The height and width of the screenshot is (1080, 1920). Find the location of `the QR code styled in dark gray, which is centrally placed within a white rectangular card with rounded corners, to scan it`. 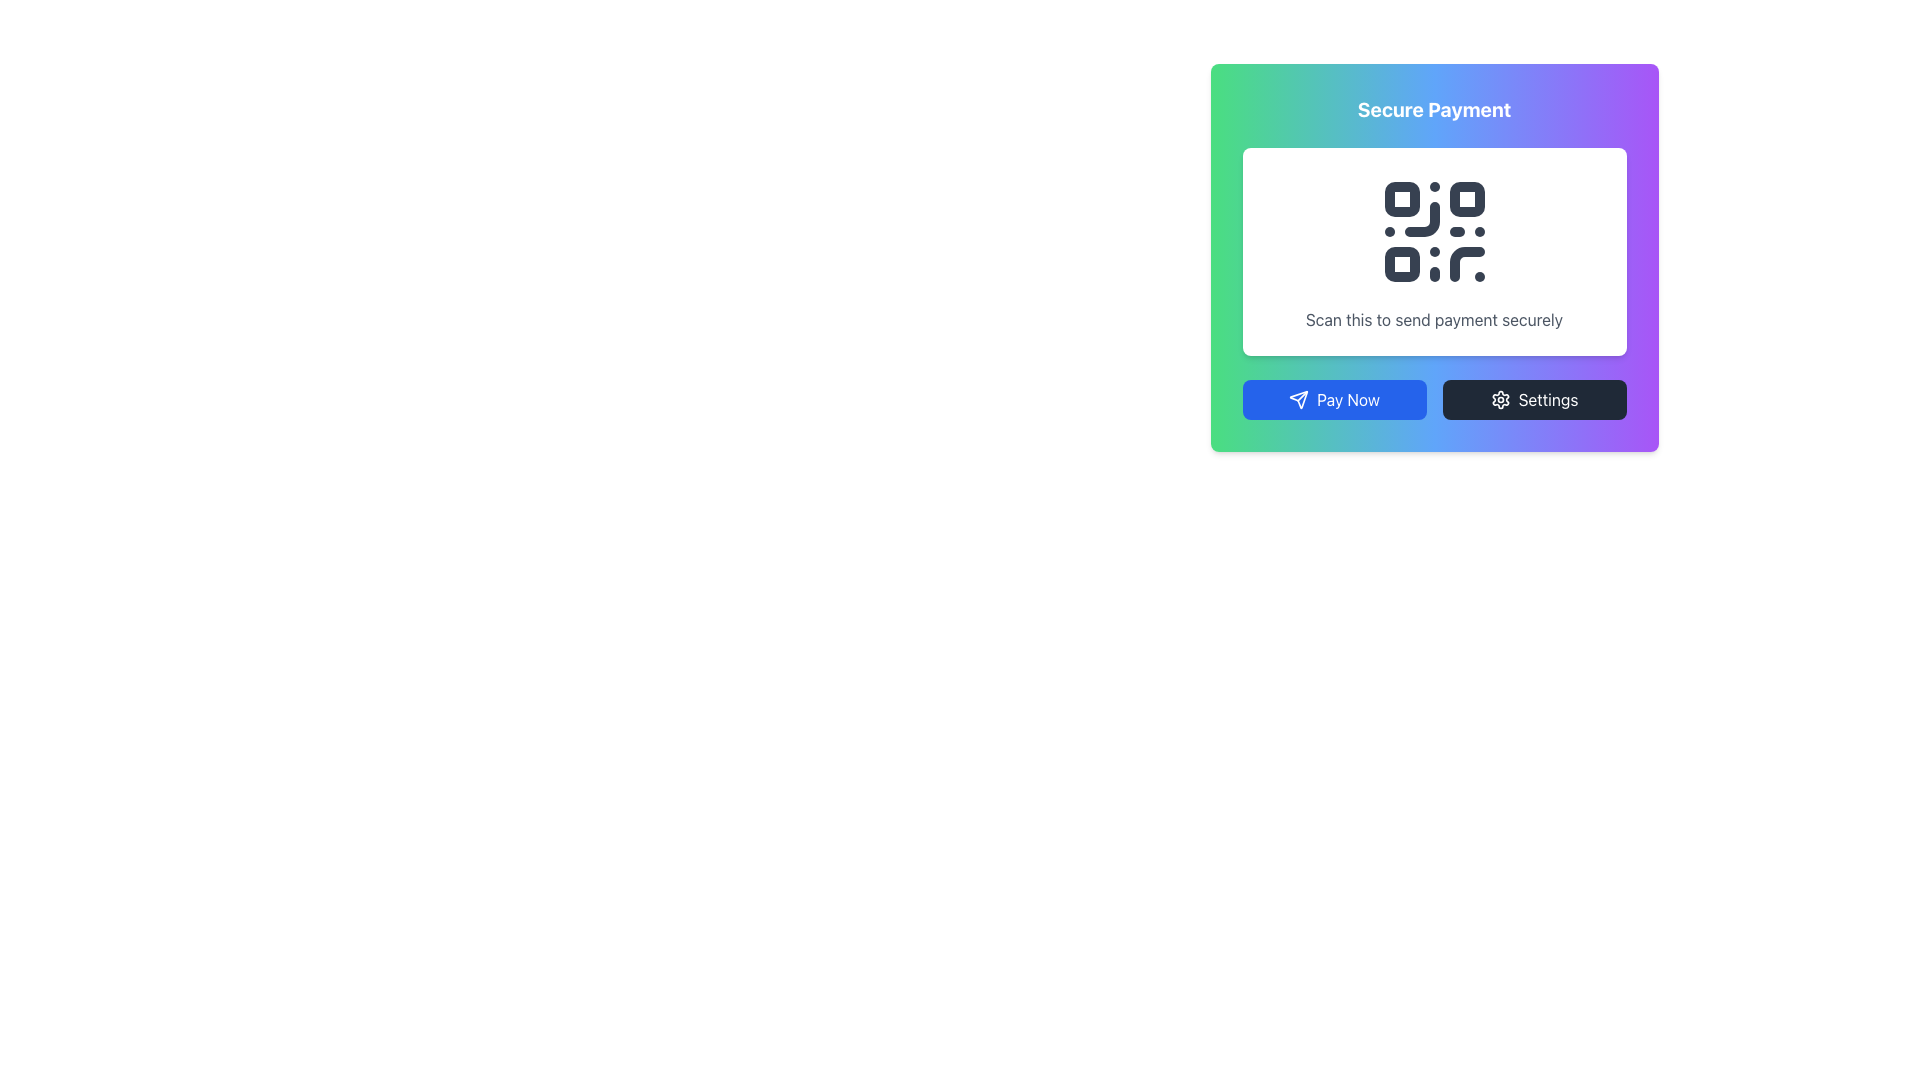

the QR code styled in dark gray, which is centrally placed within a white rectangular card with rounded corners, to scan it is located at coordinates (1433, 230).